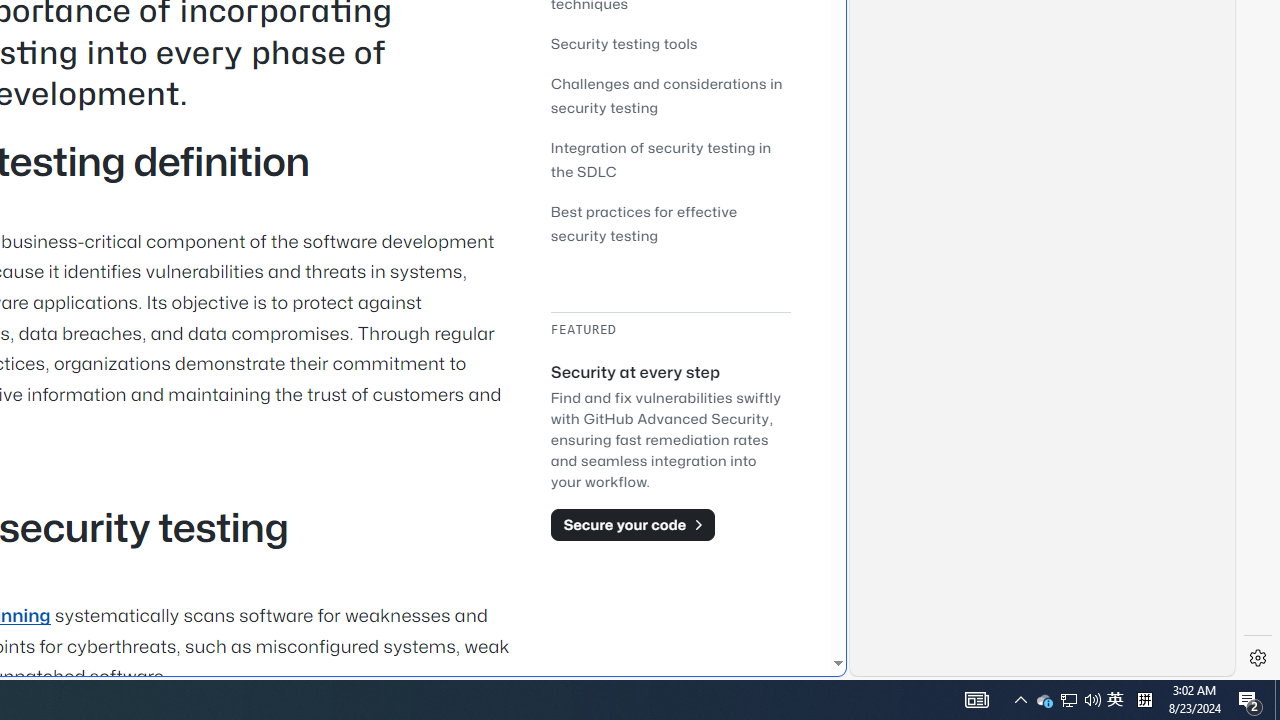 The image size is (1280, 720). What do you see at coordinates (623, 43) in the screenshot?
I see `'Security testing tools'` at bounding box center [623, 43].